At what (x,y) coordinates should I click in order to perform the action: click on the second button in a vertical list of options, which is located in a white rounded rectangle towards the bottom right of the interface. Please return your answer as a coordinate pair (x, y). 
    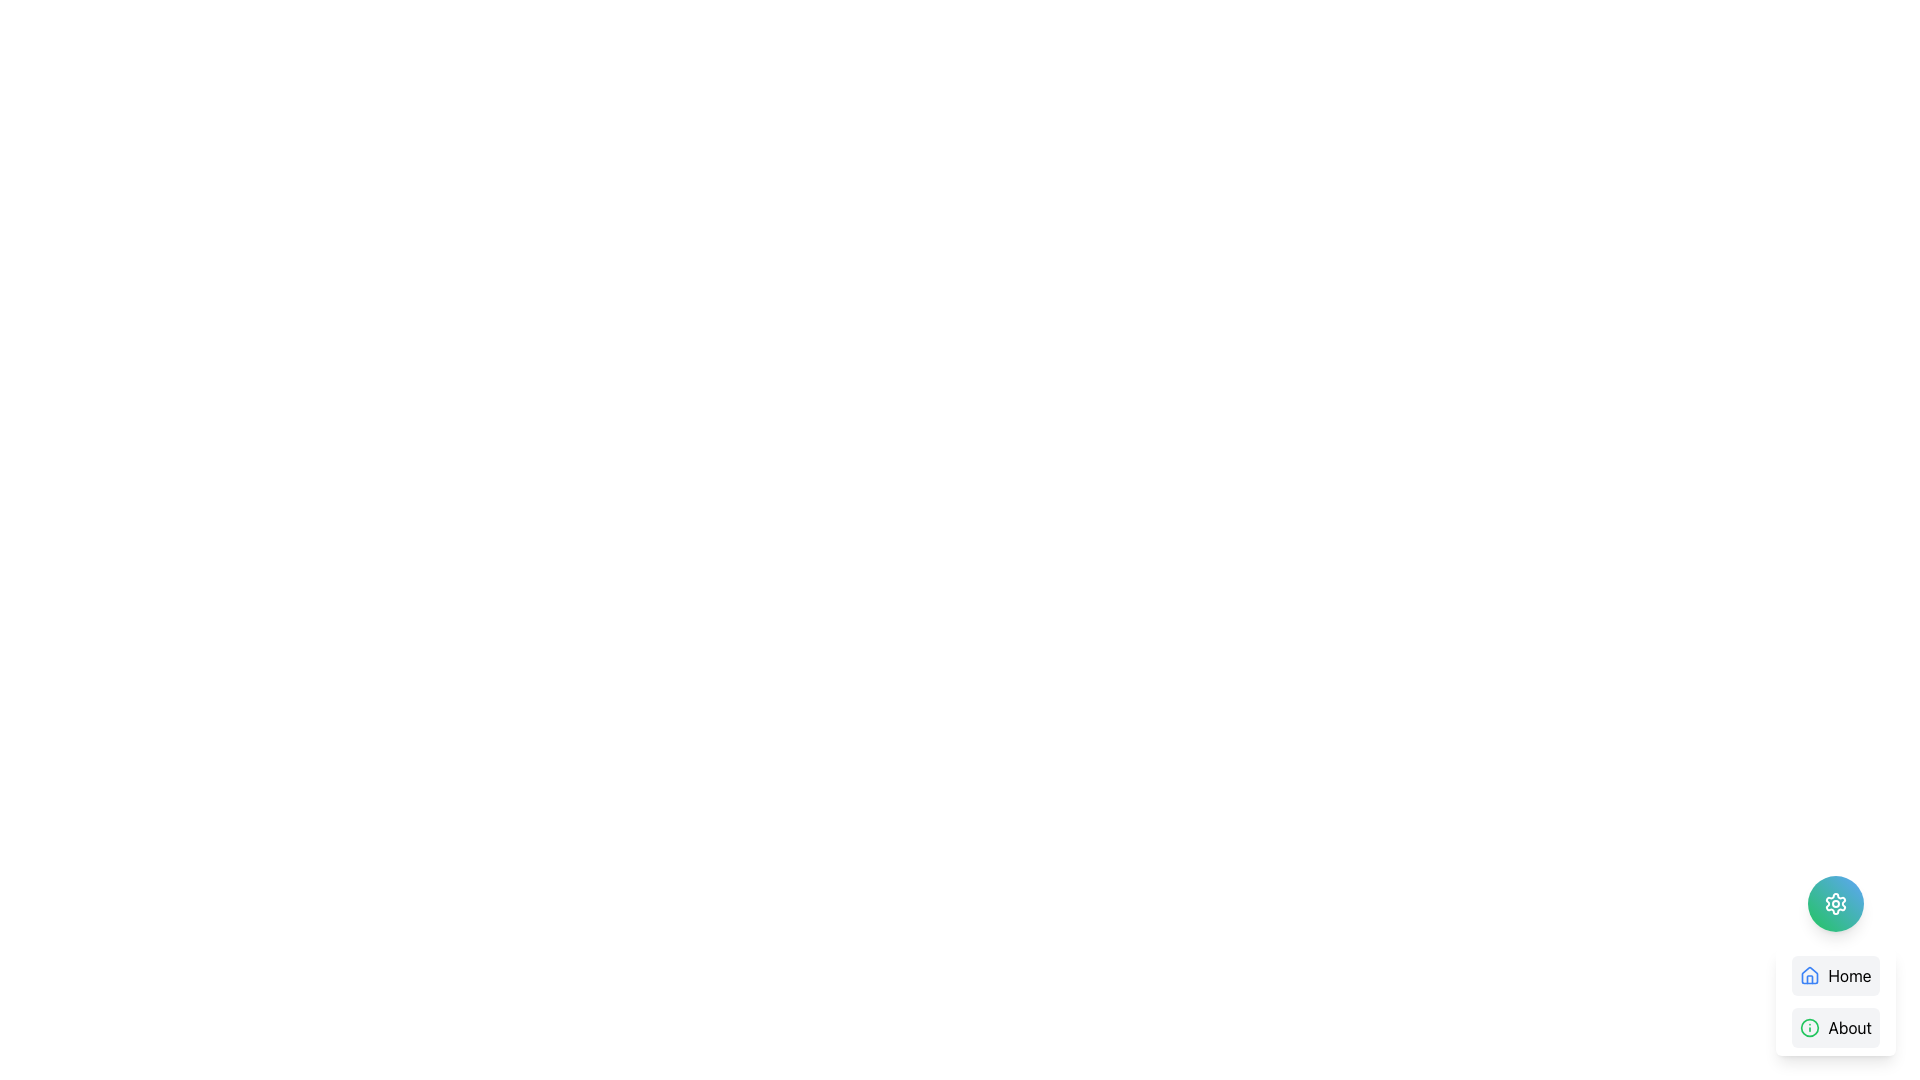
    Looking at the image, I should click on (1836, 1028).